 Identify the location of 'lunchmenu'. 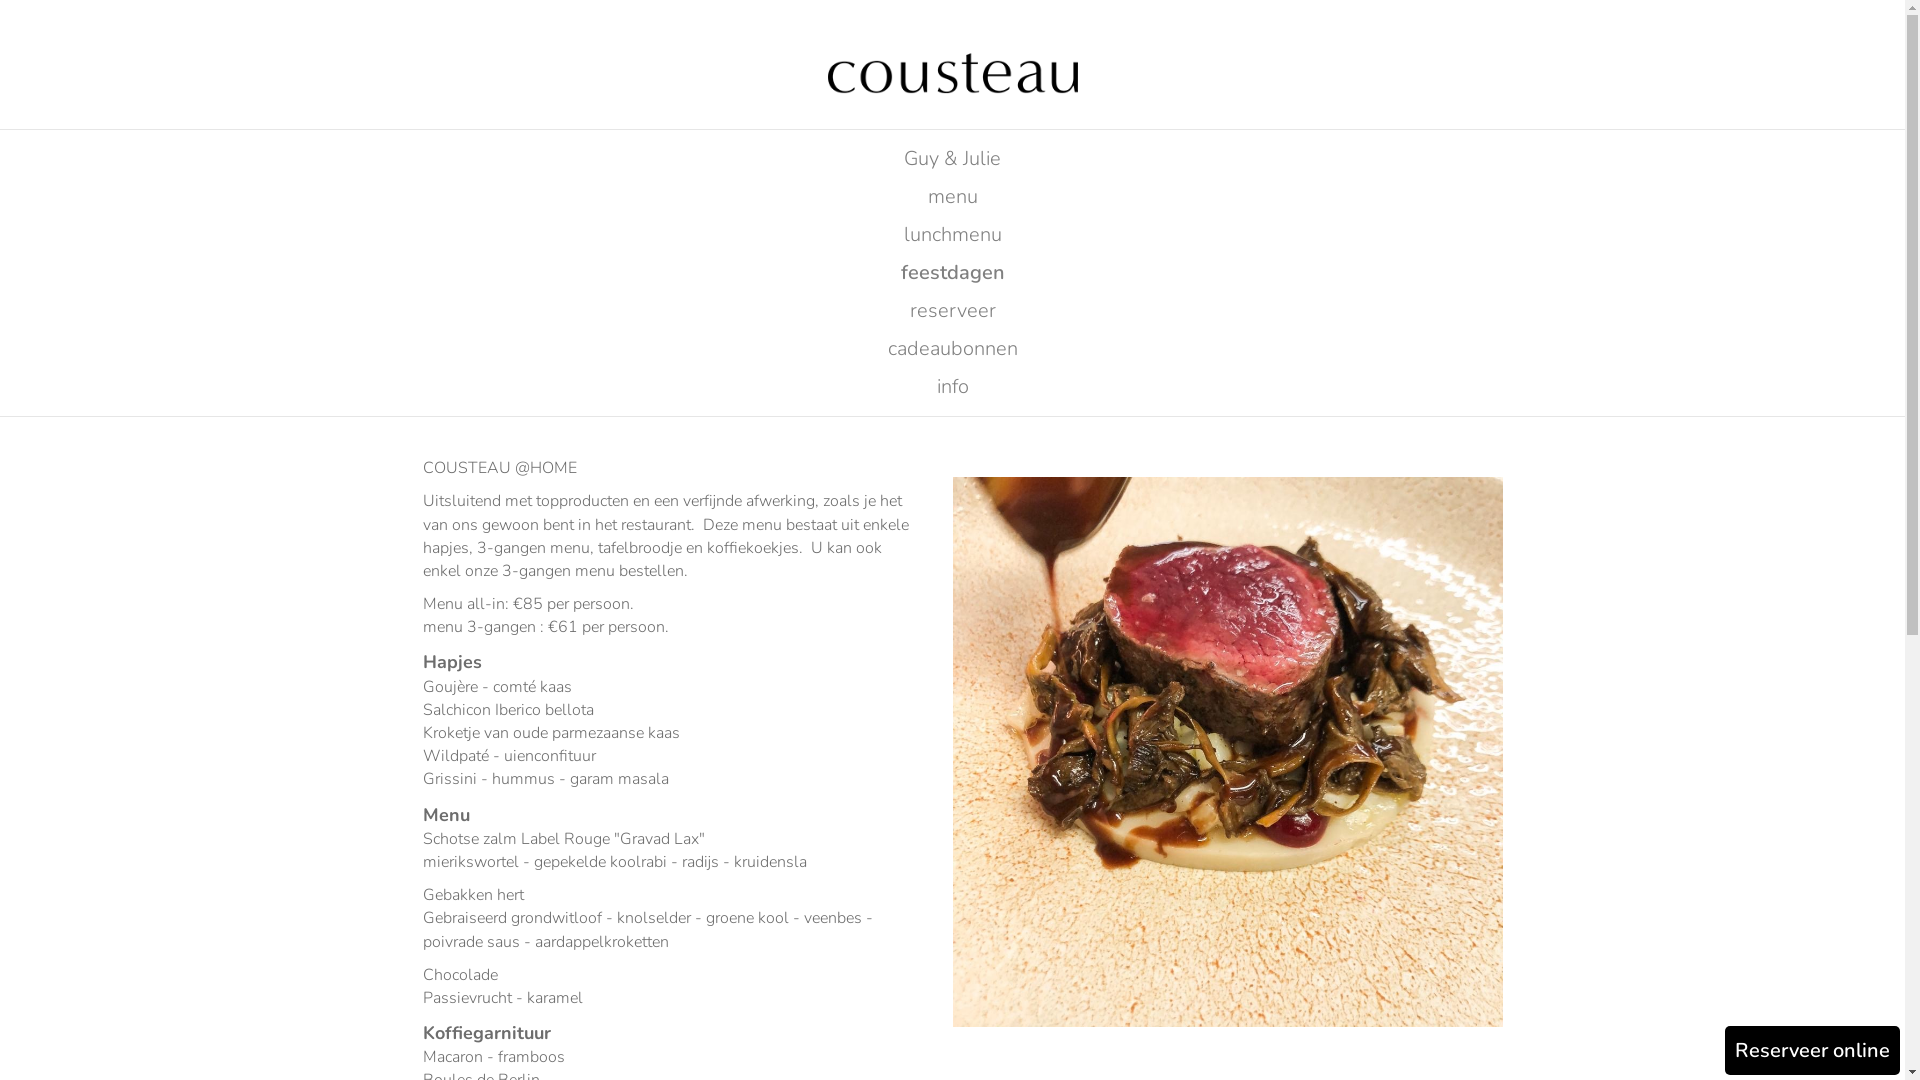
(950, 234).